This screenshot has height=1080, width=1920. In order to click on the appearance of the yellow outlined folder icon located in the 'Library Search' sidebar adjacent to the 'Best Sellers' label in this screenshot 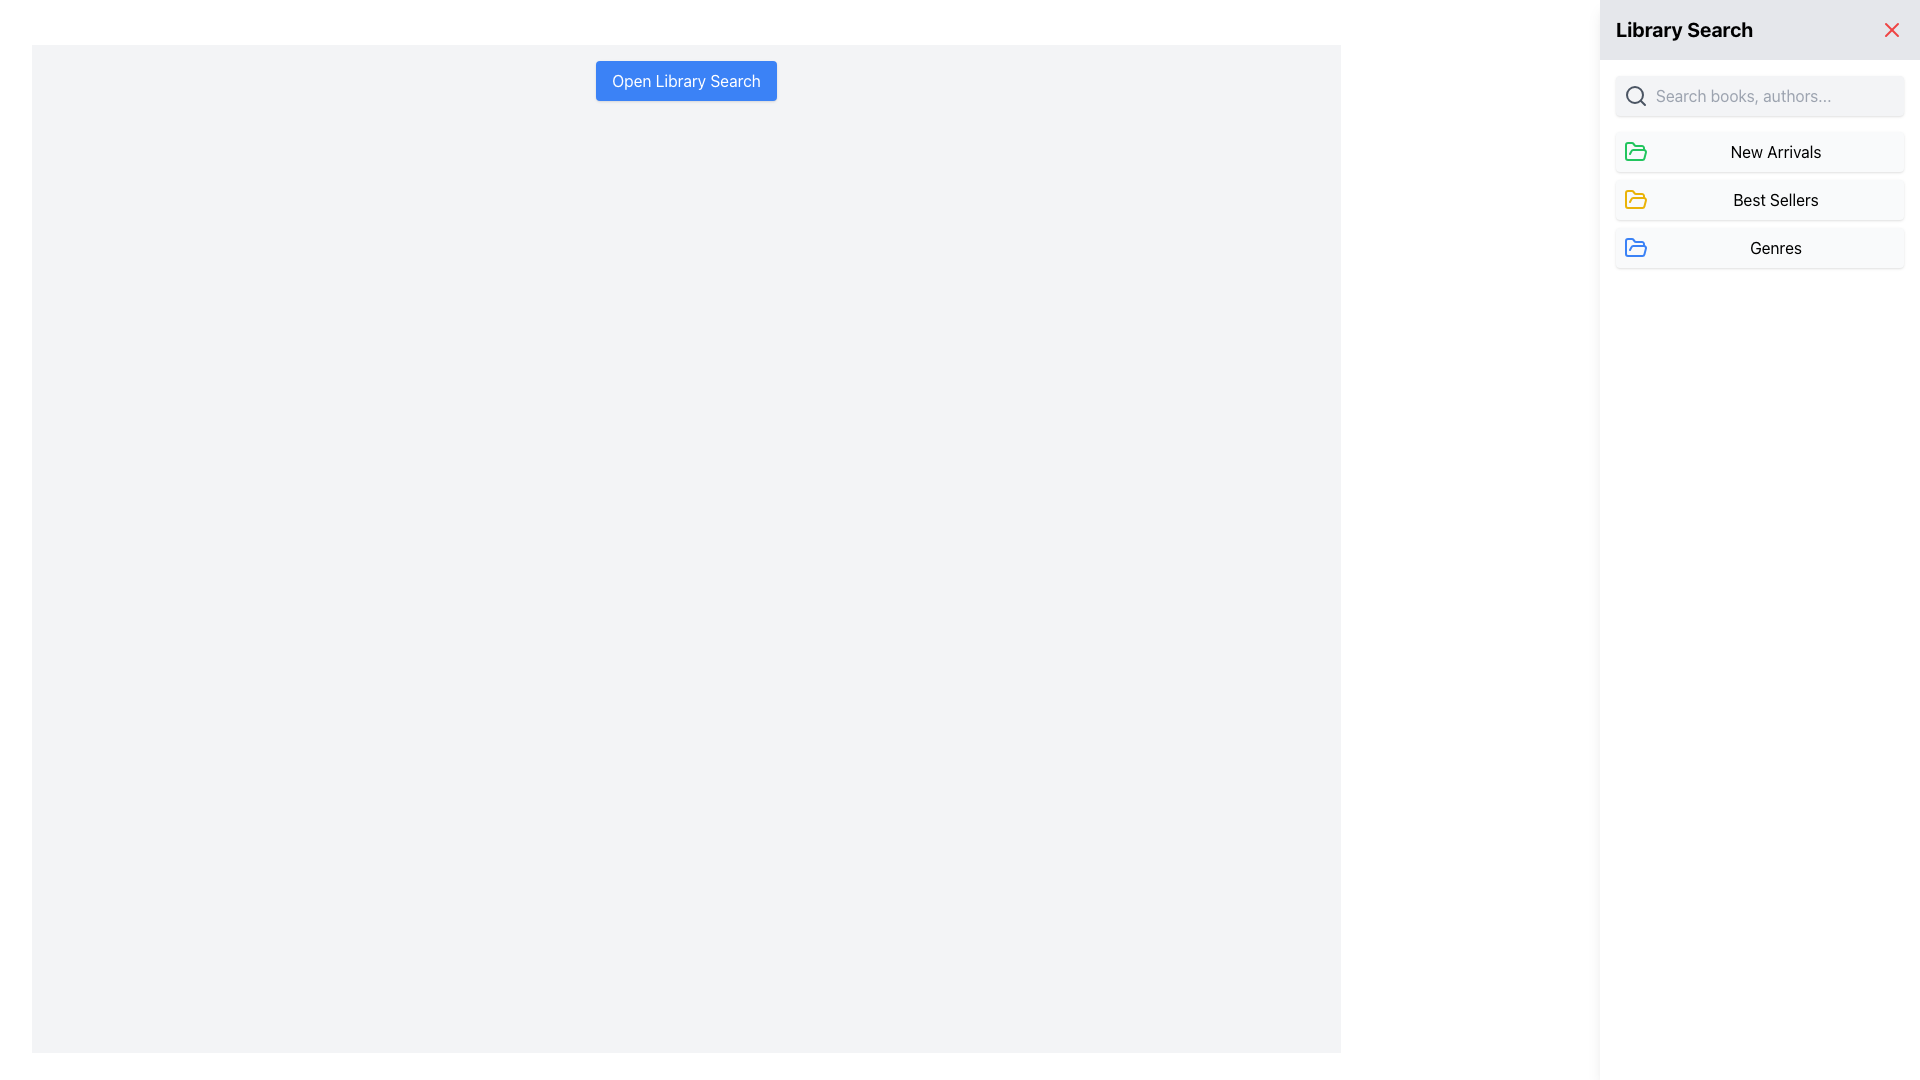, I will do `click(1636, 199)`.